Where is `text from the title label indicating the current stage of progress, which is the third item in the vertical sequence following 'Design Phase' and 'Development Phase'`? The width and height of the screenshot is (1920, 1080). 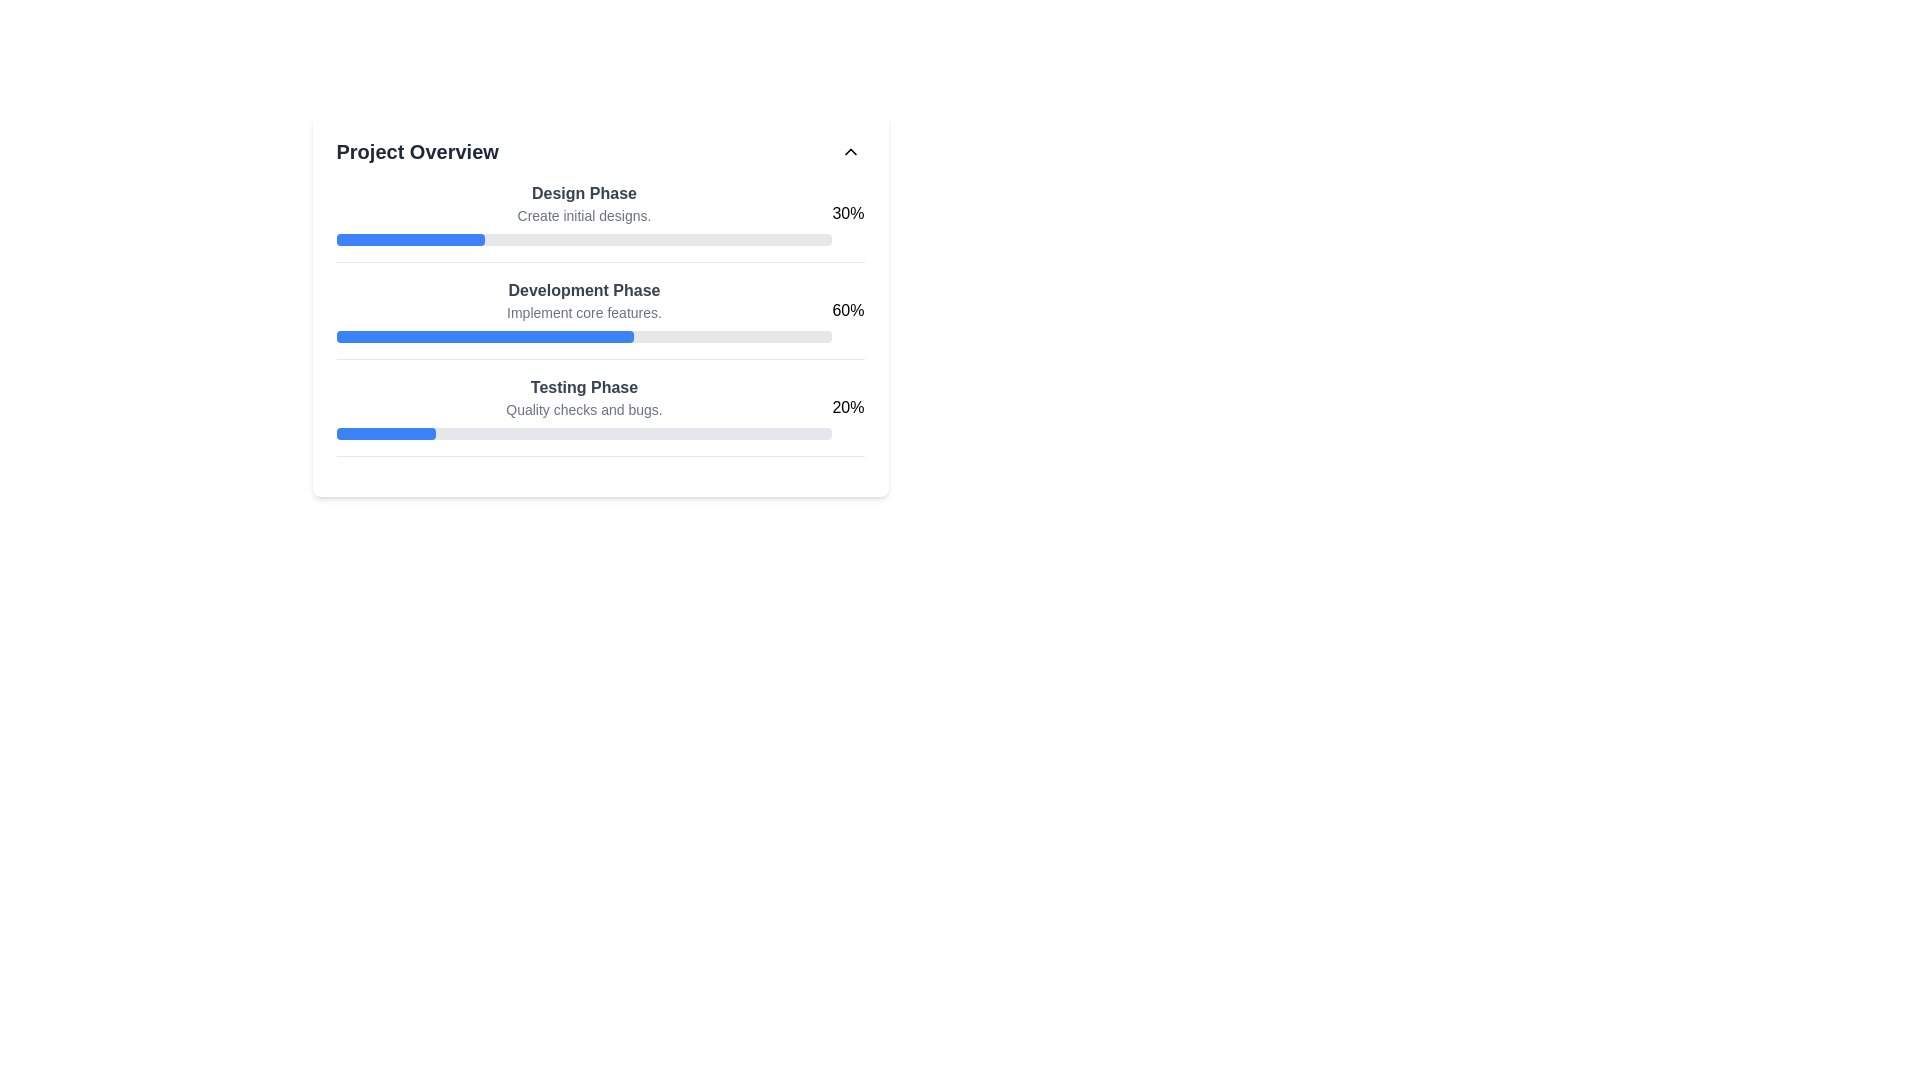
text from the title label indicating the current stage of progress, which is the third item in the vertical sequence following 'Design Phase' and 'Development Phase' is located at coordinates (583, 388).